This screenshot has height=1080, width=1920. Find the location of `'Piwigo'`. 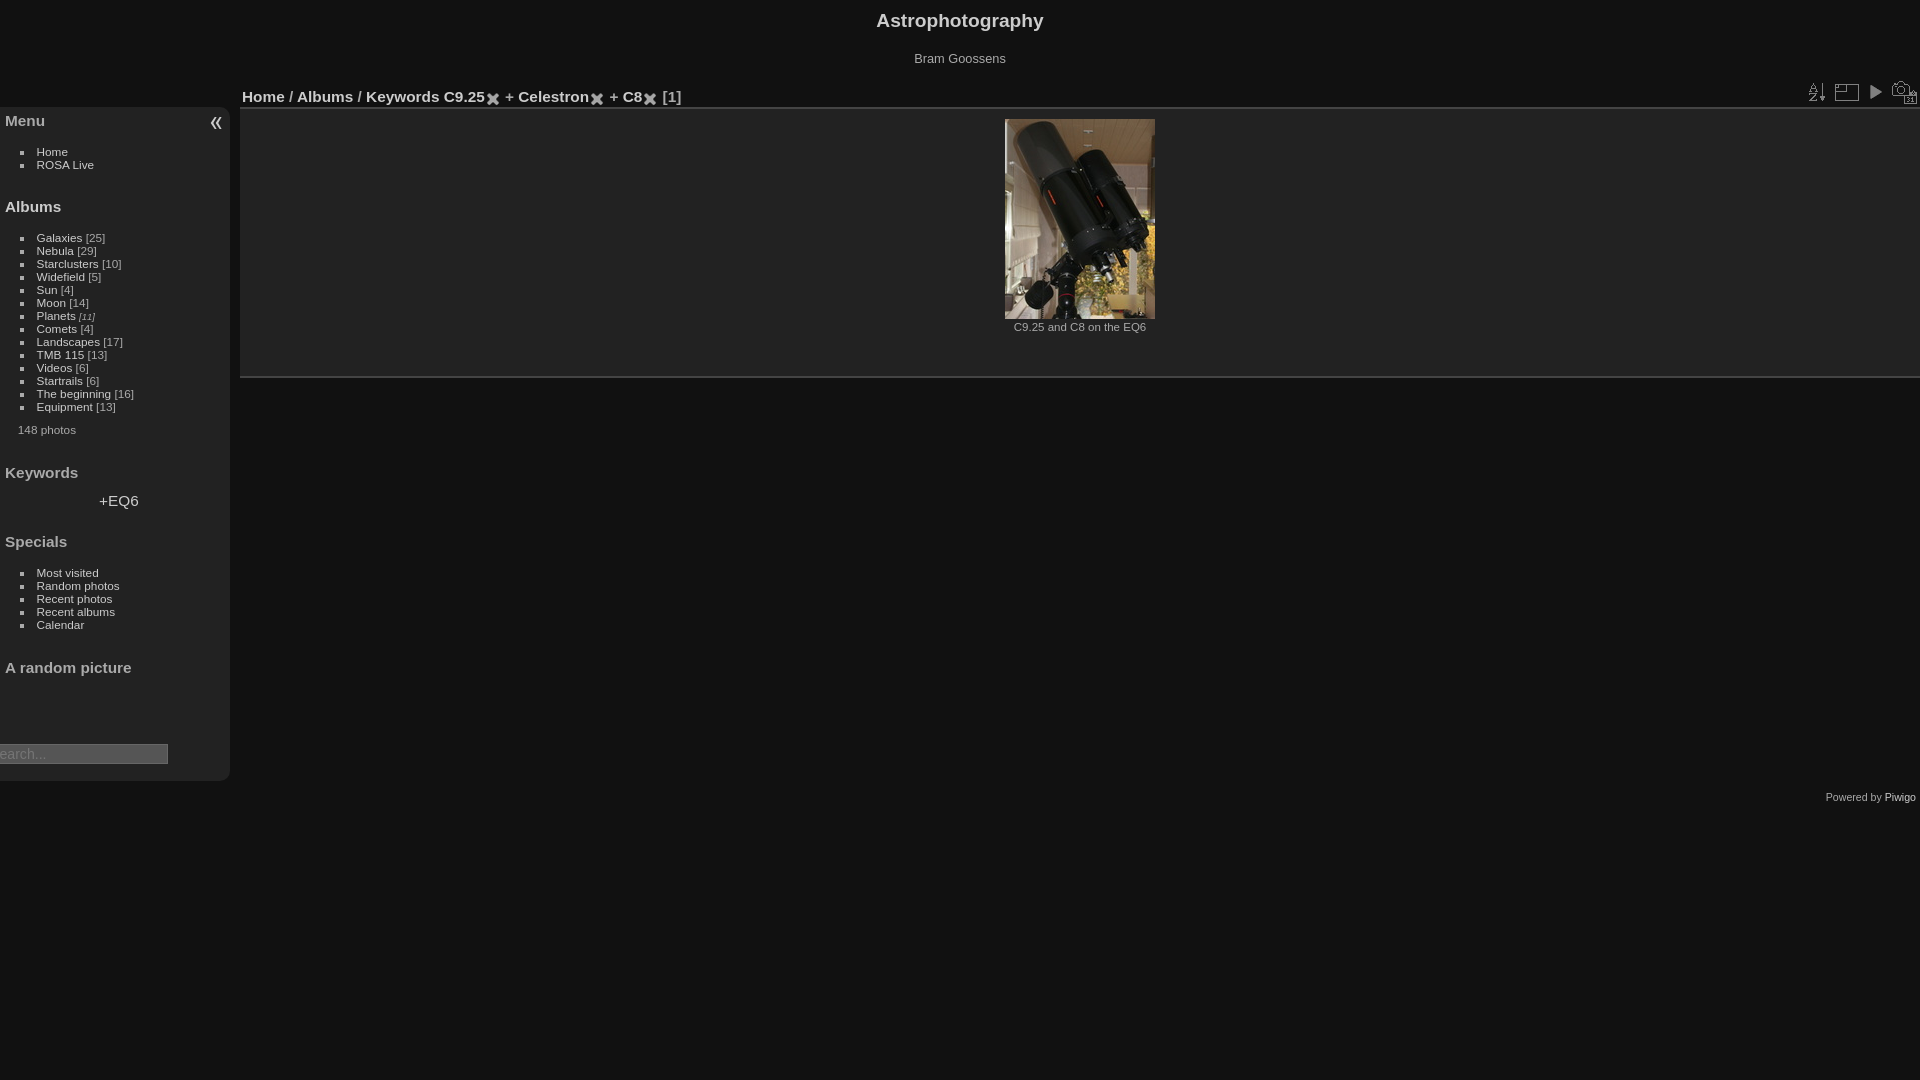

'Piwigo' is located at coordinates (1899, 796).